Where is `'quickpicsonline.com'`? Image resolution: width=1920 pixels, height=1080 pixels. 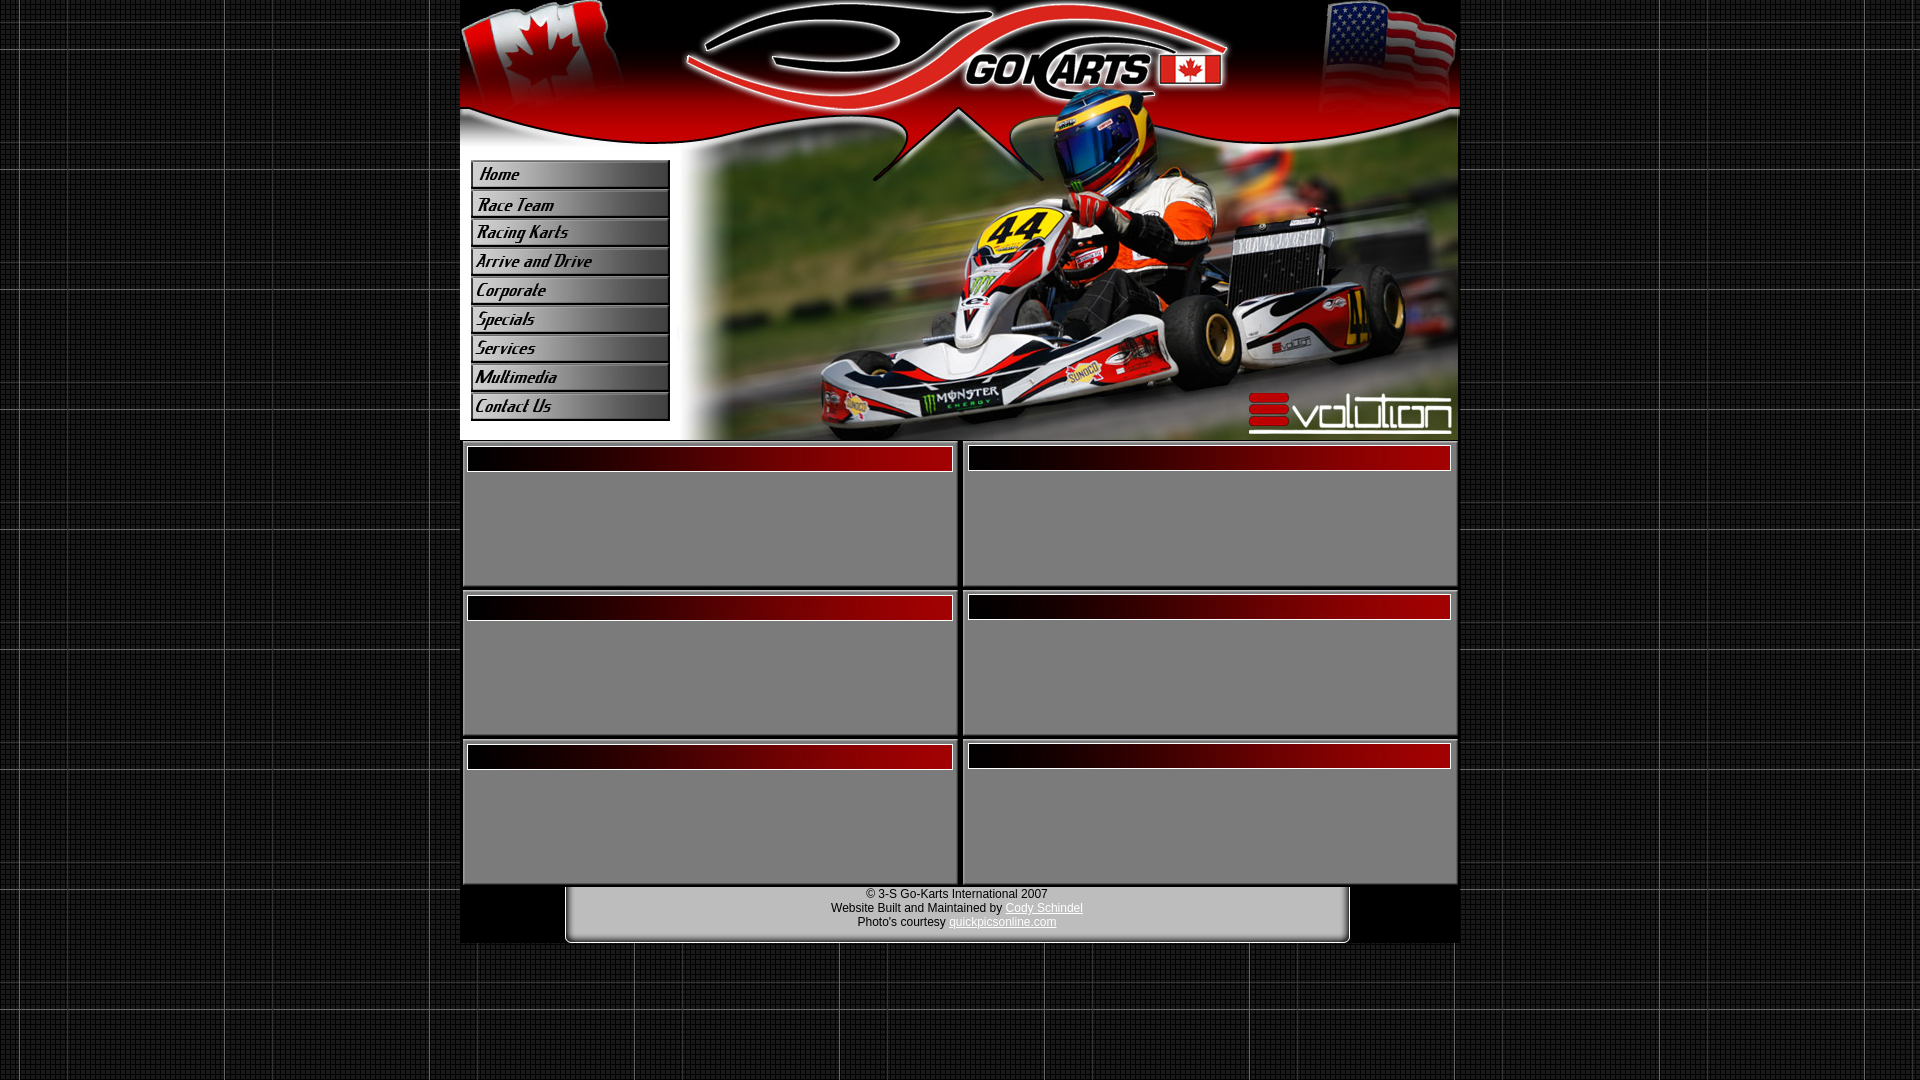
'quickpicsonline.com' is located at coordinates (1002, 921).